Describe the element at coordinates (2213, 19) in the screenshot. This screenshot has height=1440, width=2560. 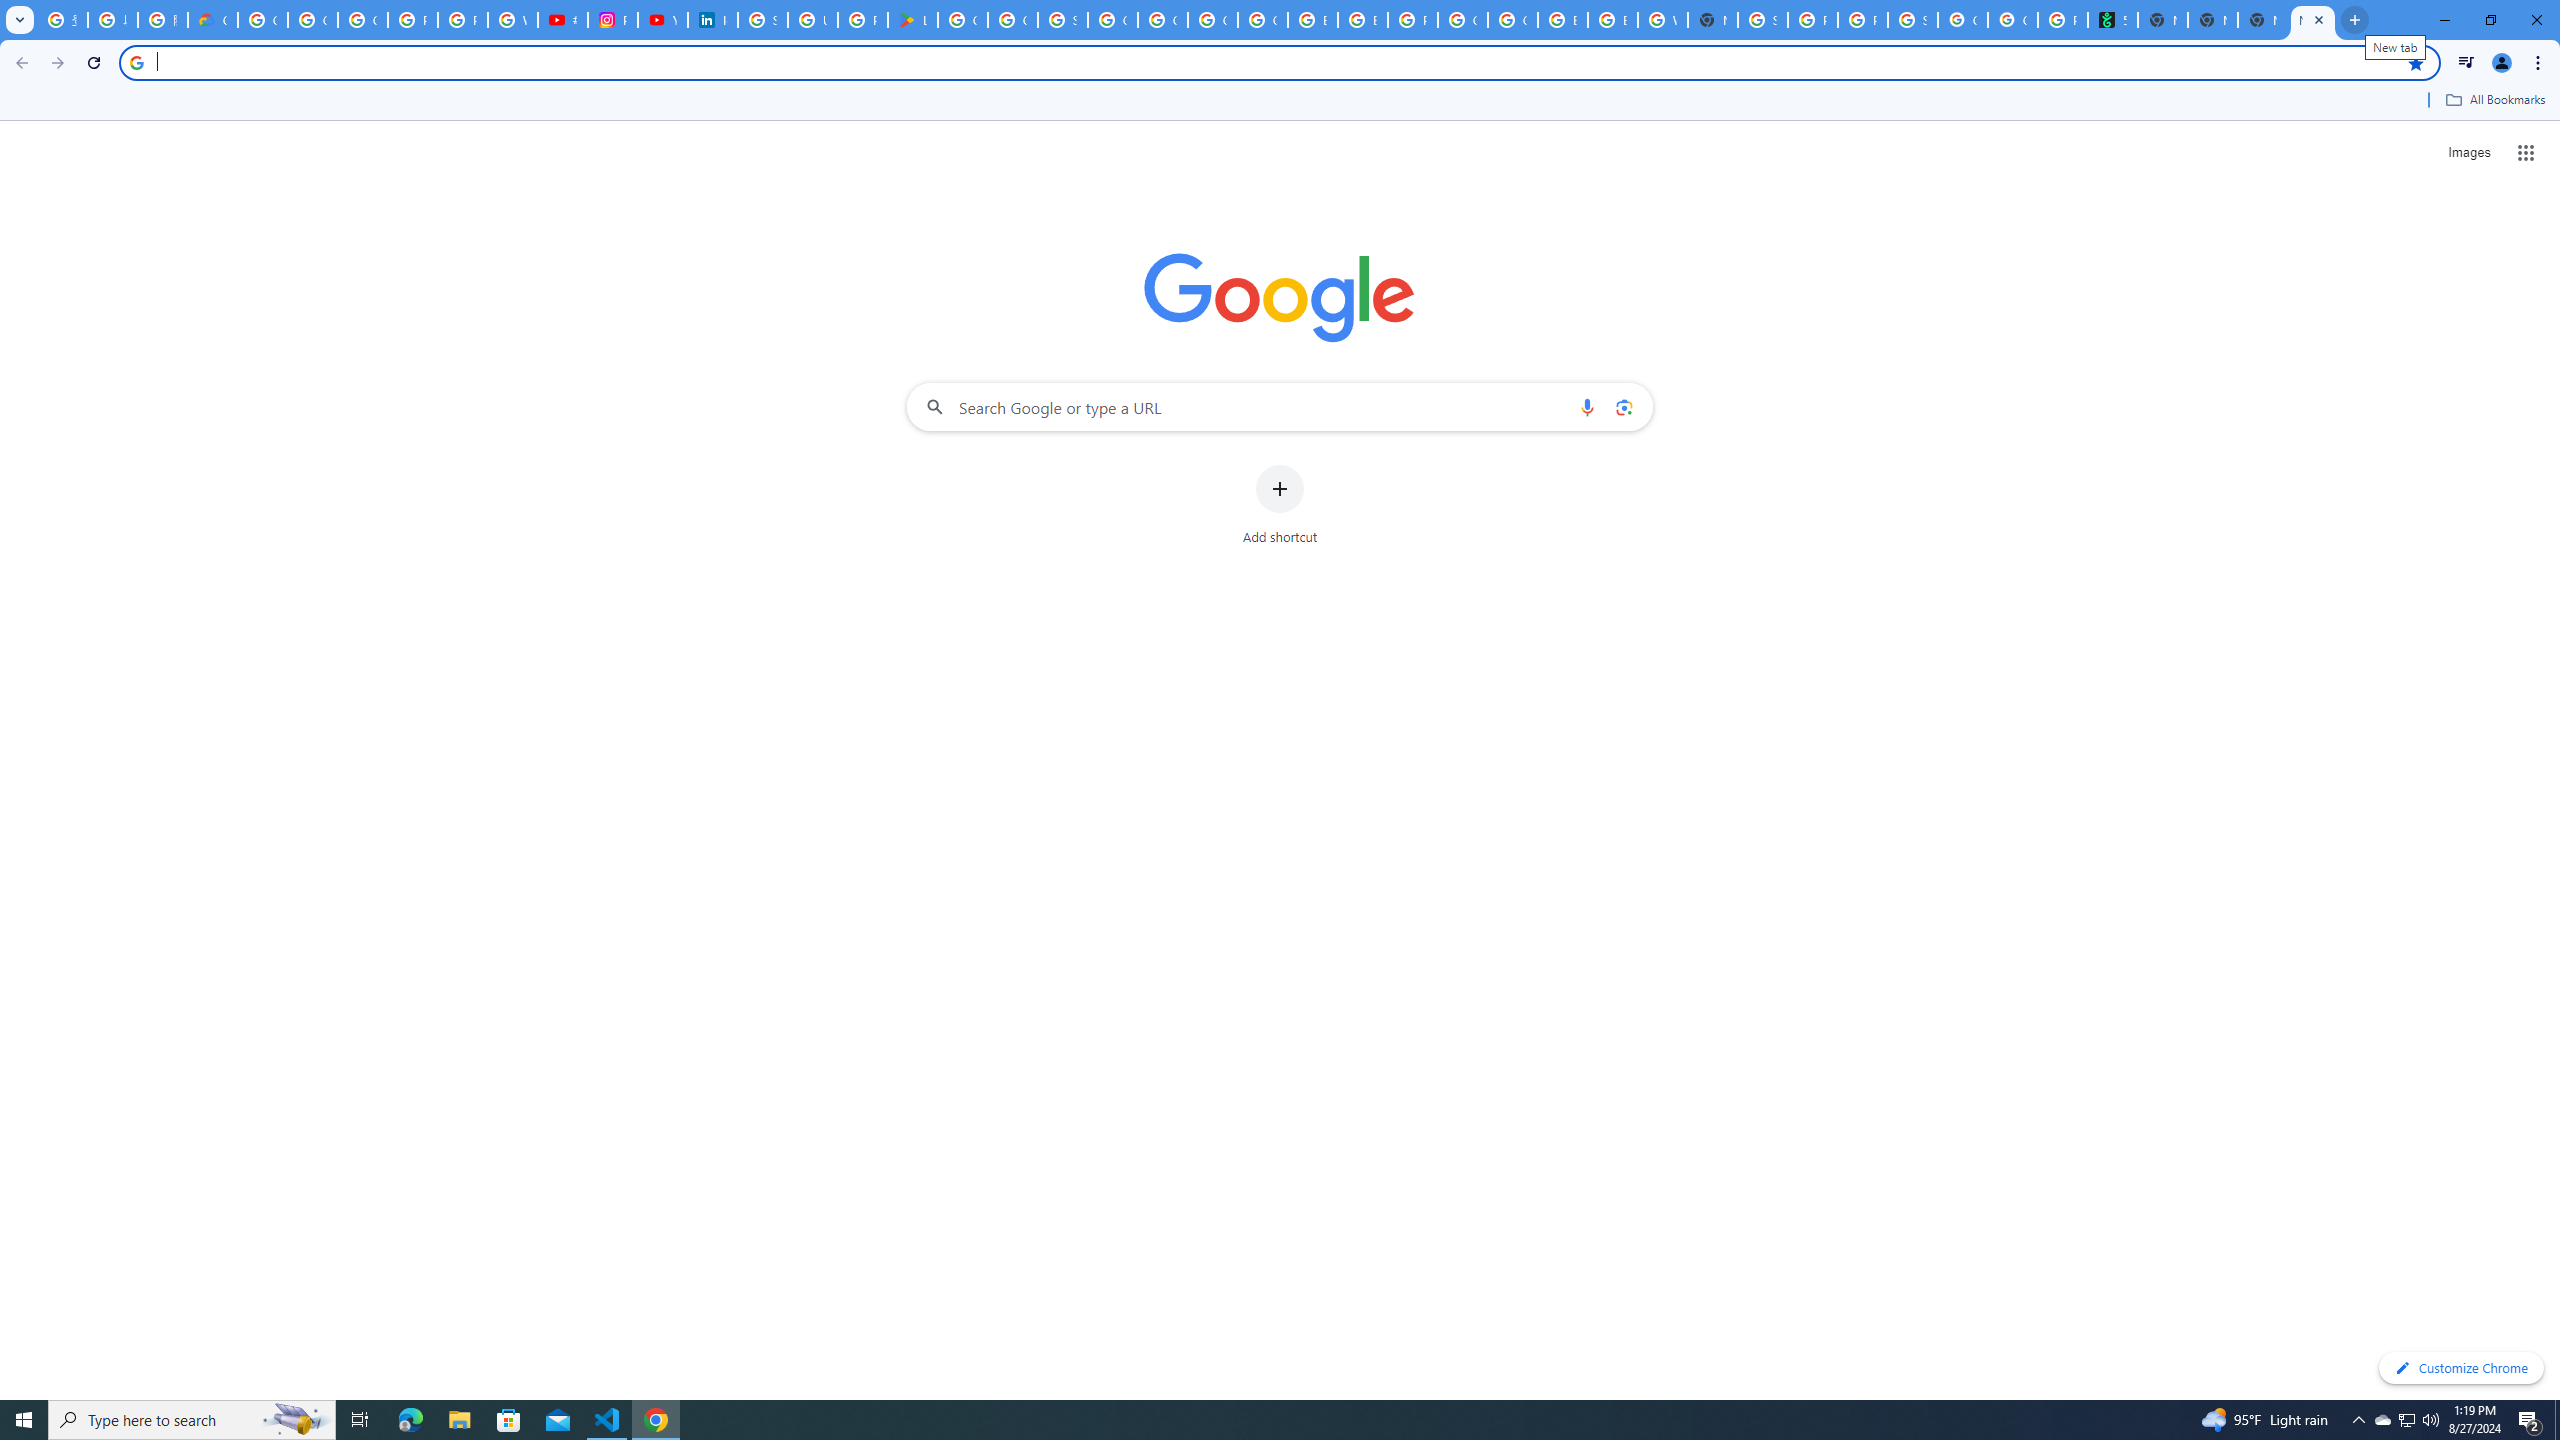
I see `'New Tab'` at that location.